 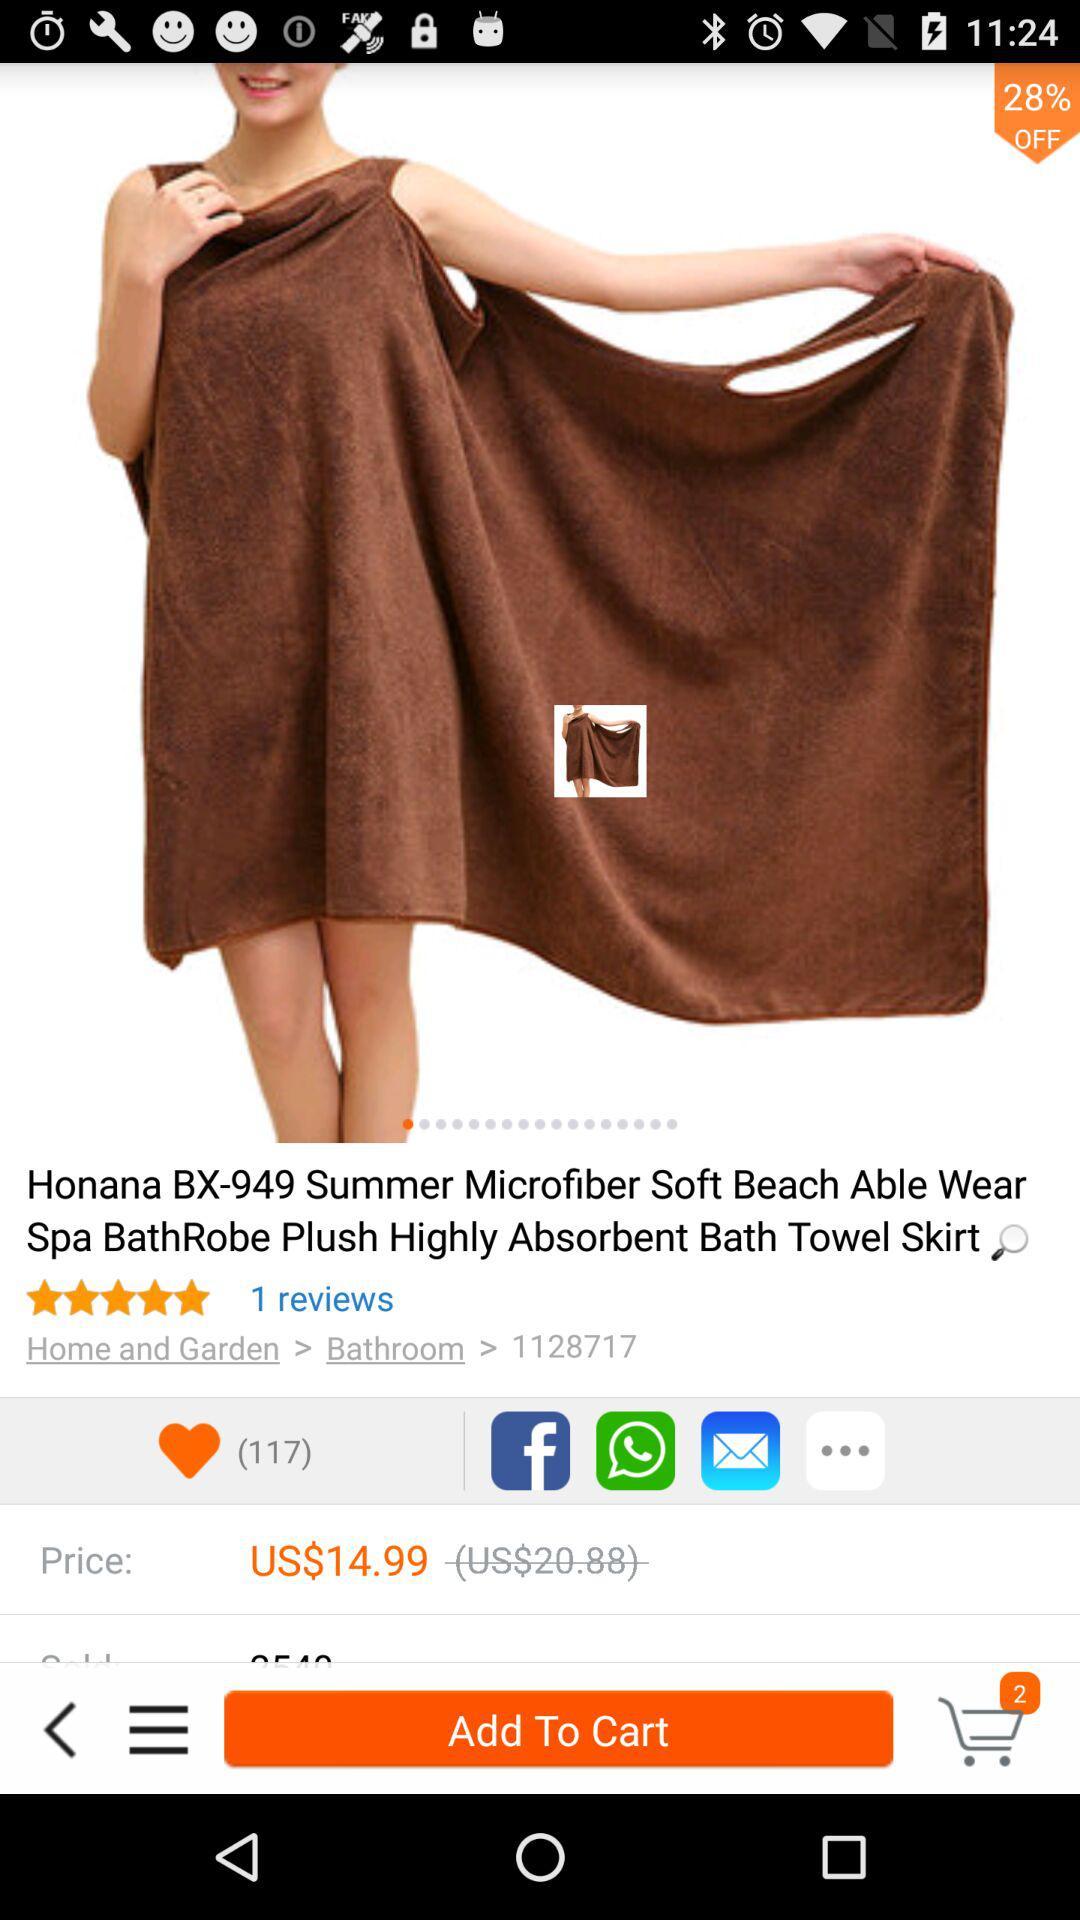 I want to click on next photograph, so click(x=655, y=1124).